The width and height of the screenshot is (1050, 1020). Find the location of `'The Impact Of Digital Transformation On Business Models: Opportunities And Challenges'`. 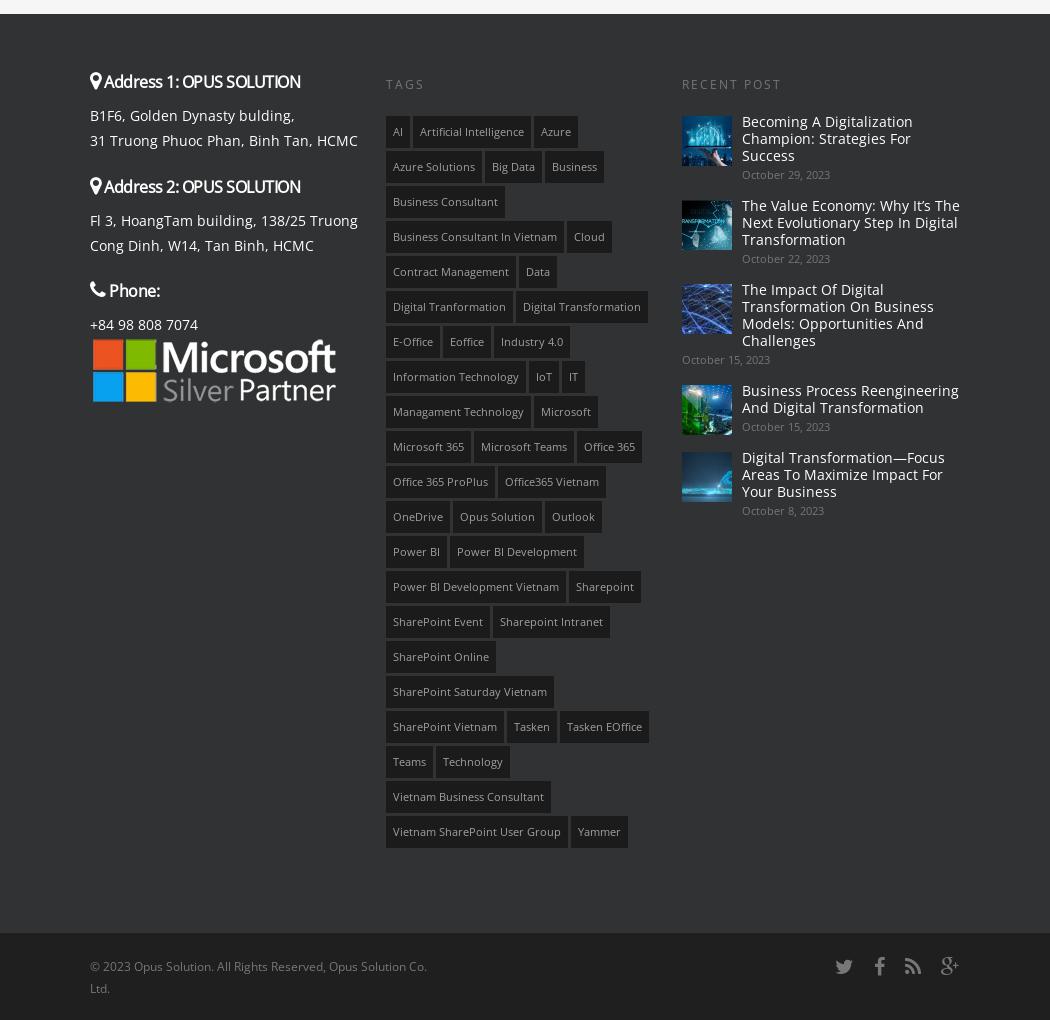

'The Impact Of Digital Transformation On Business Models: Opportunities And Challenges' is located at coordinates (836, 314).